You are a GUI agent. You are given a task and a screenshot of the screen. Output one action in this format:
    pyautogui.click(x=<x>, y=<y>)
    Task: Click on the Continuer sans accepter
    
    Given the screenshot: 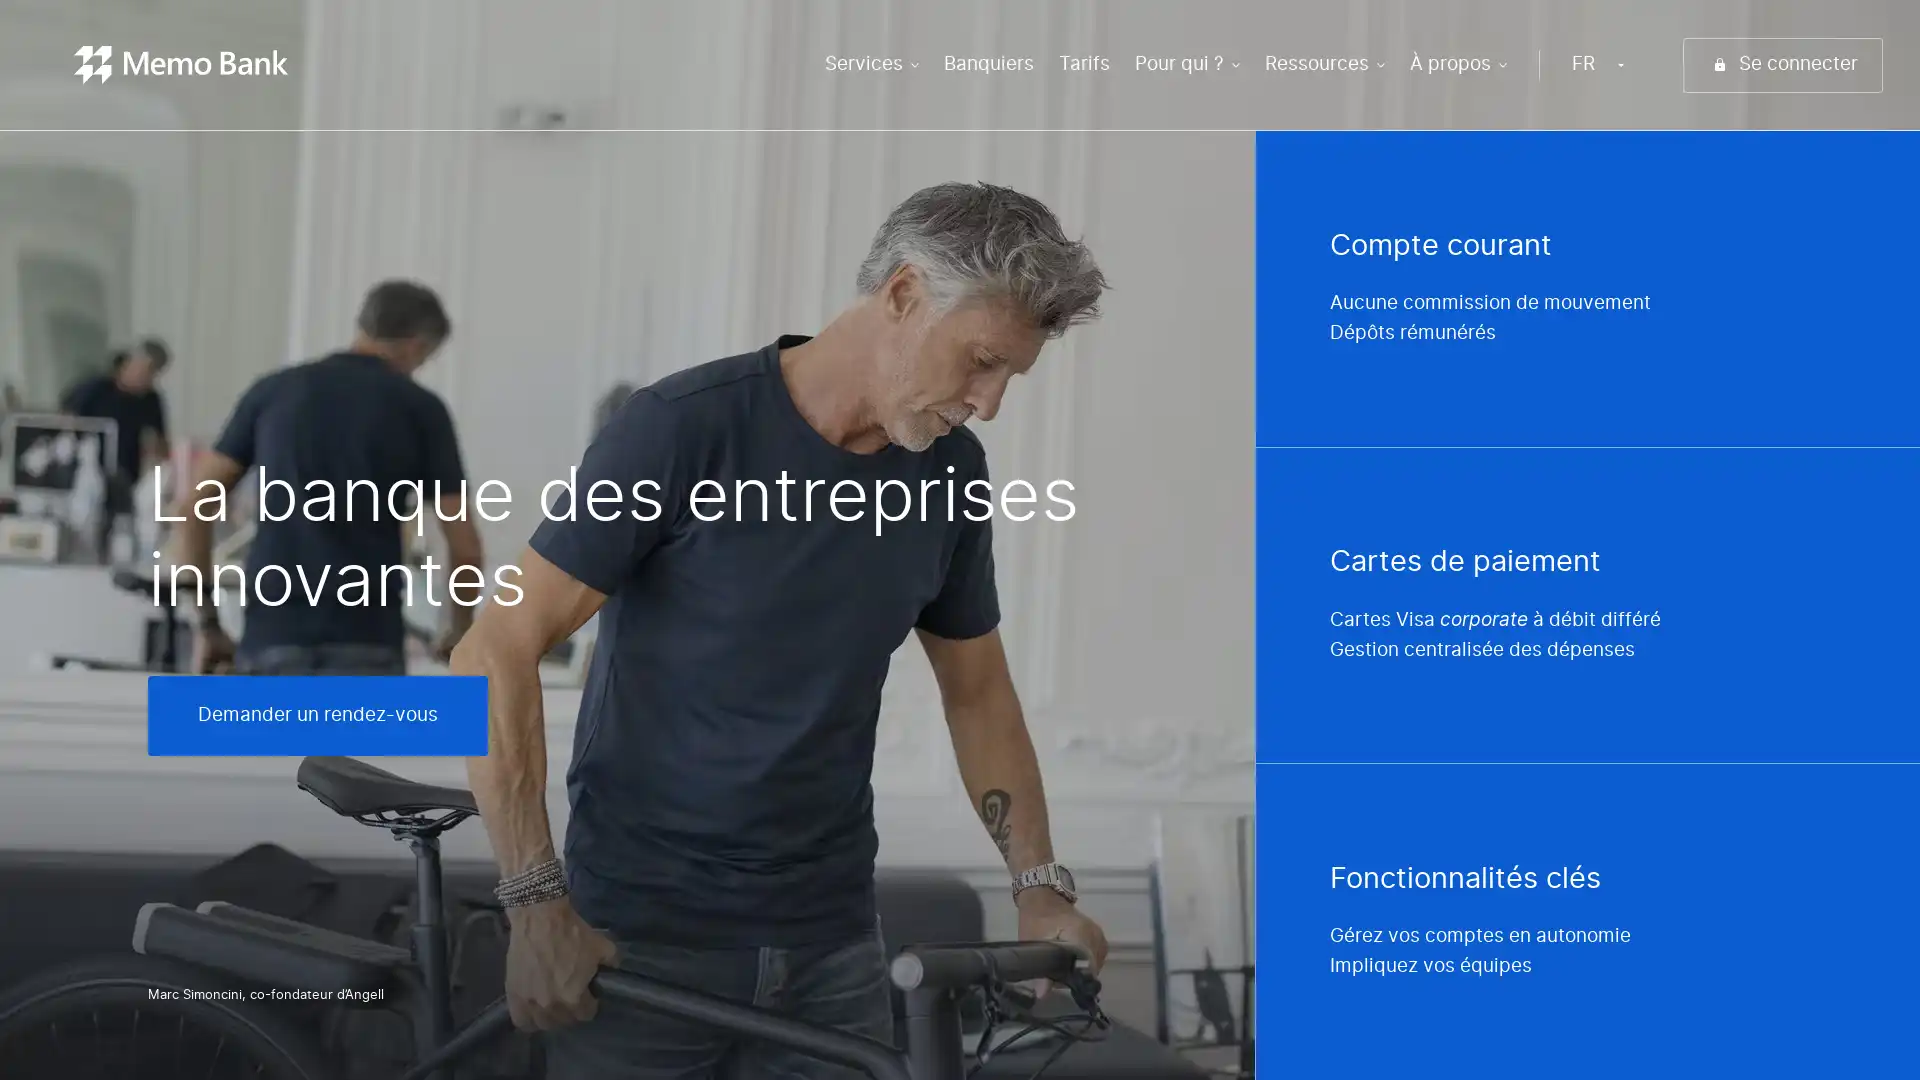 What is the action you would take?
    pyautogui.click(x=42, y=1044)
    